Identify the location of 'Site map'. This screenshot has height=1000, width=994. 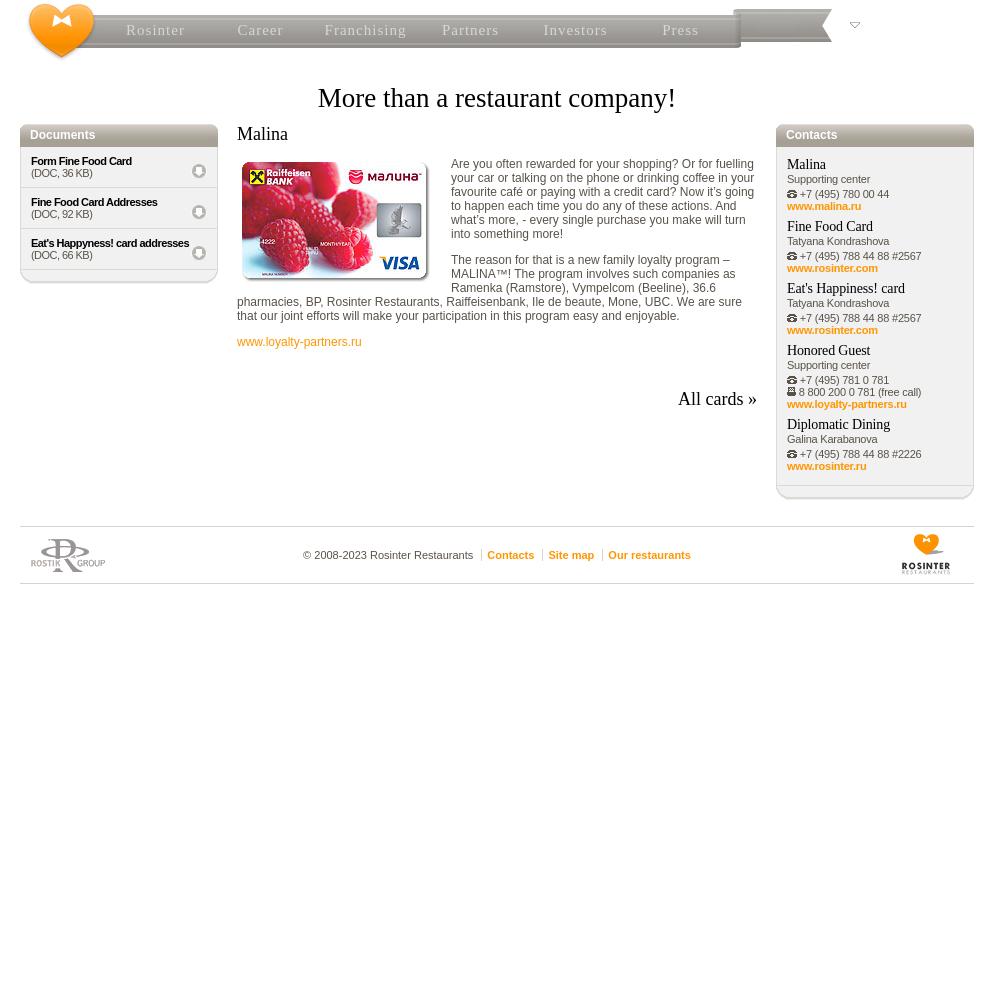
(570, 555).